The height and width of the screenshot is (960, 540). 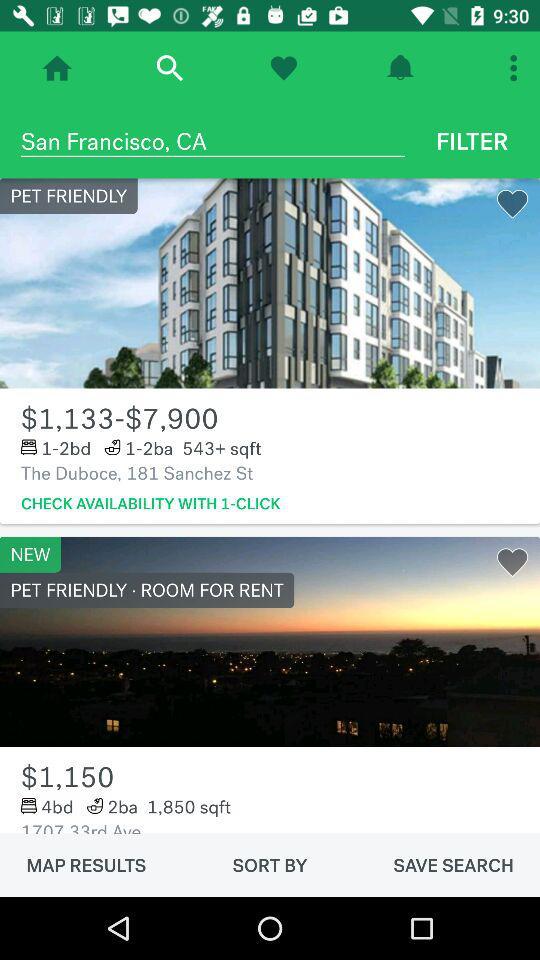 What do you see at coordinates (270, 864) in the screenshot?
I see `item to the right of map results icon` at bounding box center [270, 864].